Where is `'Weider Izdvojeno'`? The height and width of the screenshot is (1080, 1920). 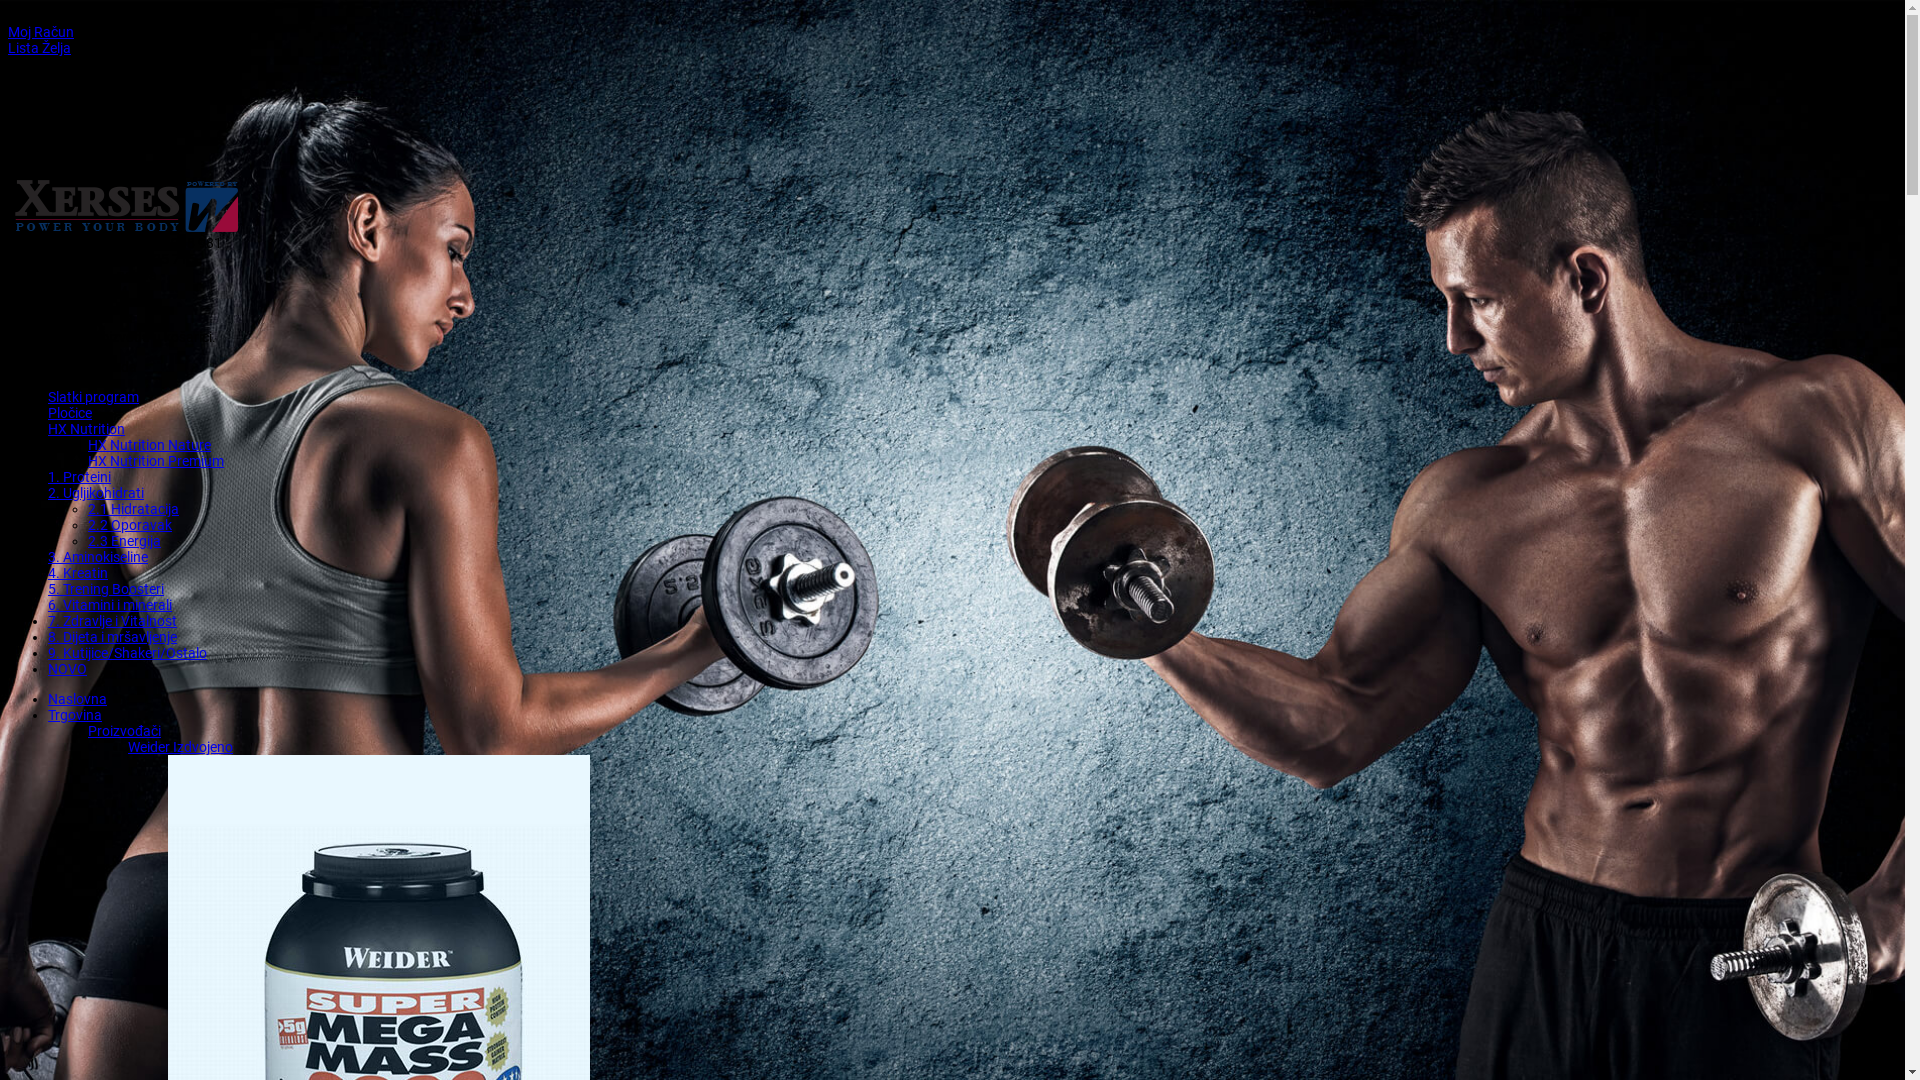 'Weider Izdvojeno' is located at coordinates (127, 747).